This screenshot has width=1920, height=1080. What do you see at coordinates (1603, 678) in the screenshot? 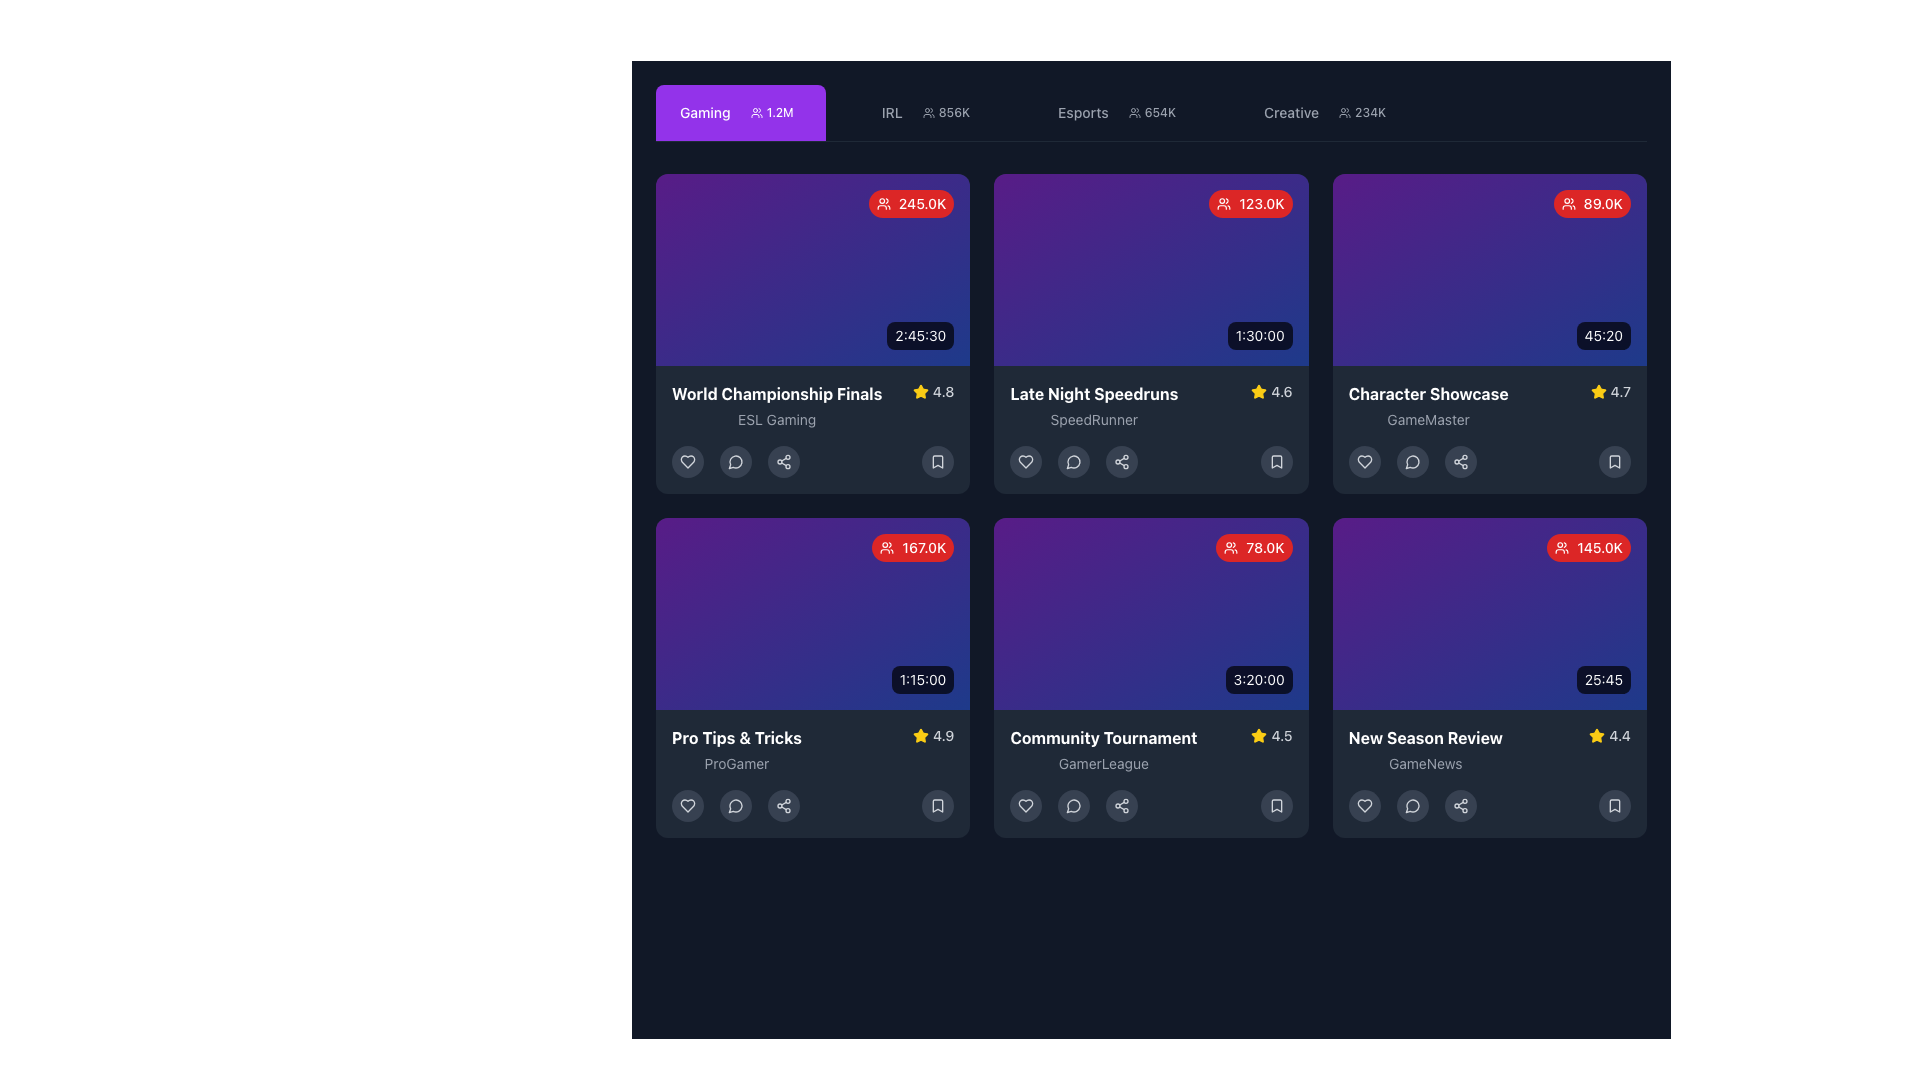
I see `the Text label displaying the duration or elapsed time of the media, located at the bottom-right corner of the sixth card in a grid layout` at bounding box center [1603, 678].